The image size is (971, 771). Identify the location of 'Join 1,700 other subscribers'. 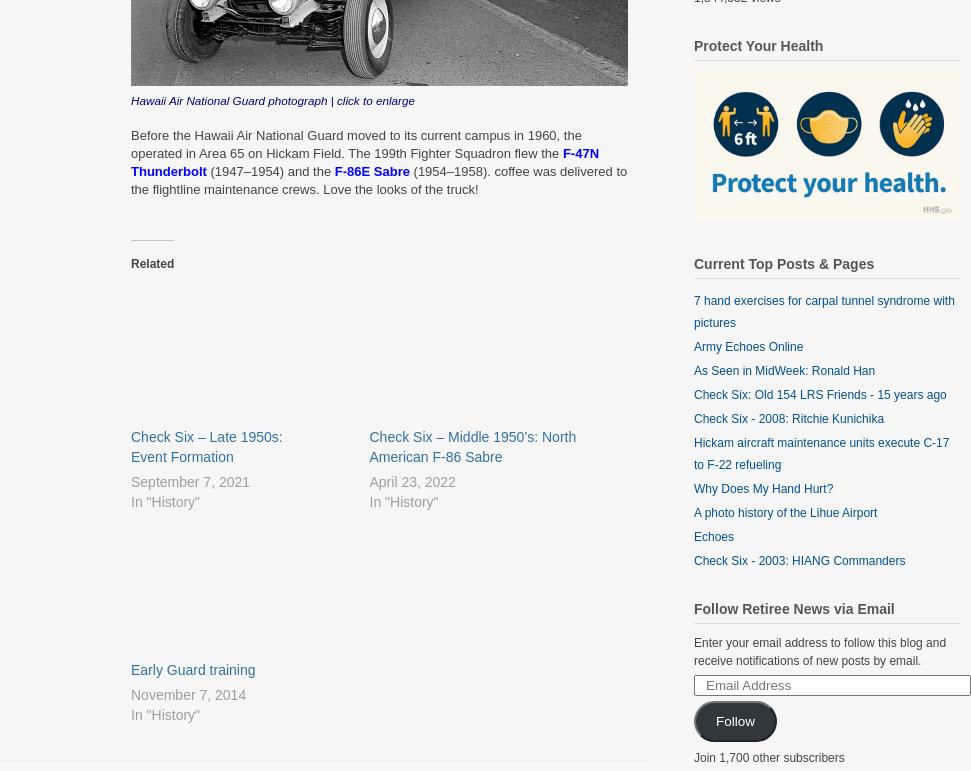
(769, 755).